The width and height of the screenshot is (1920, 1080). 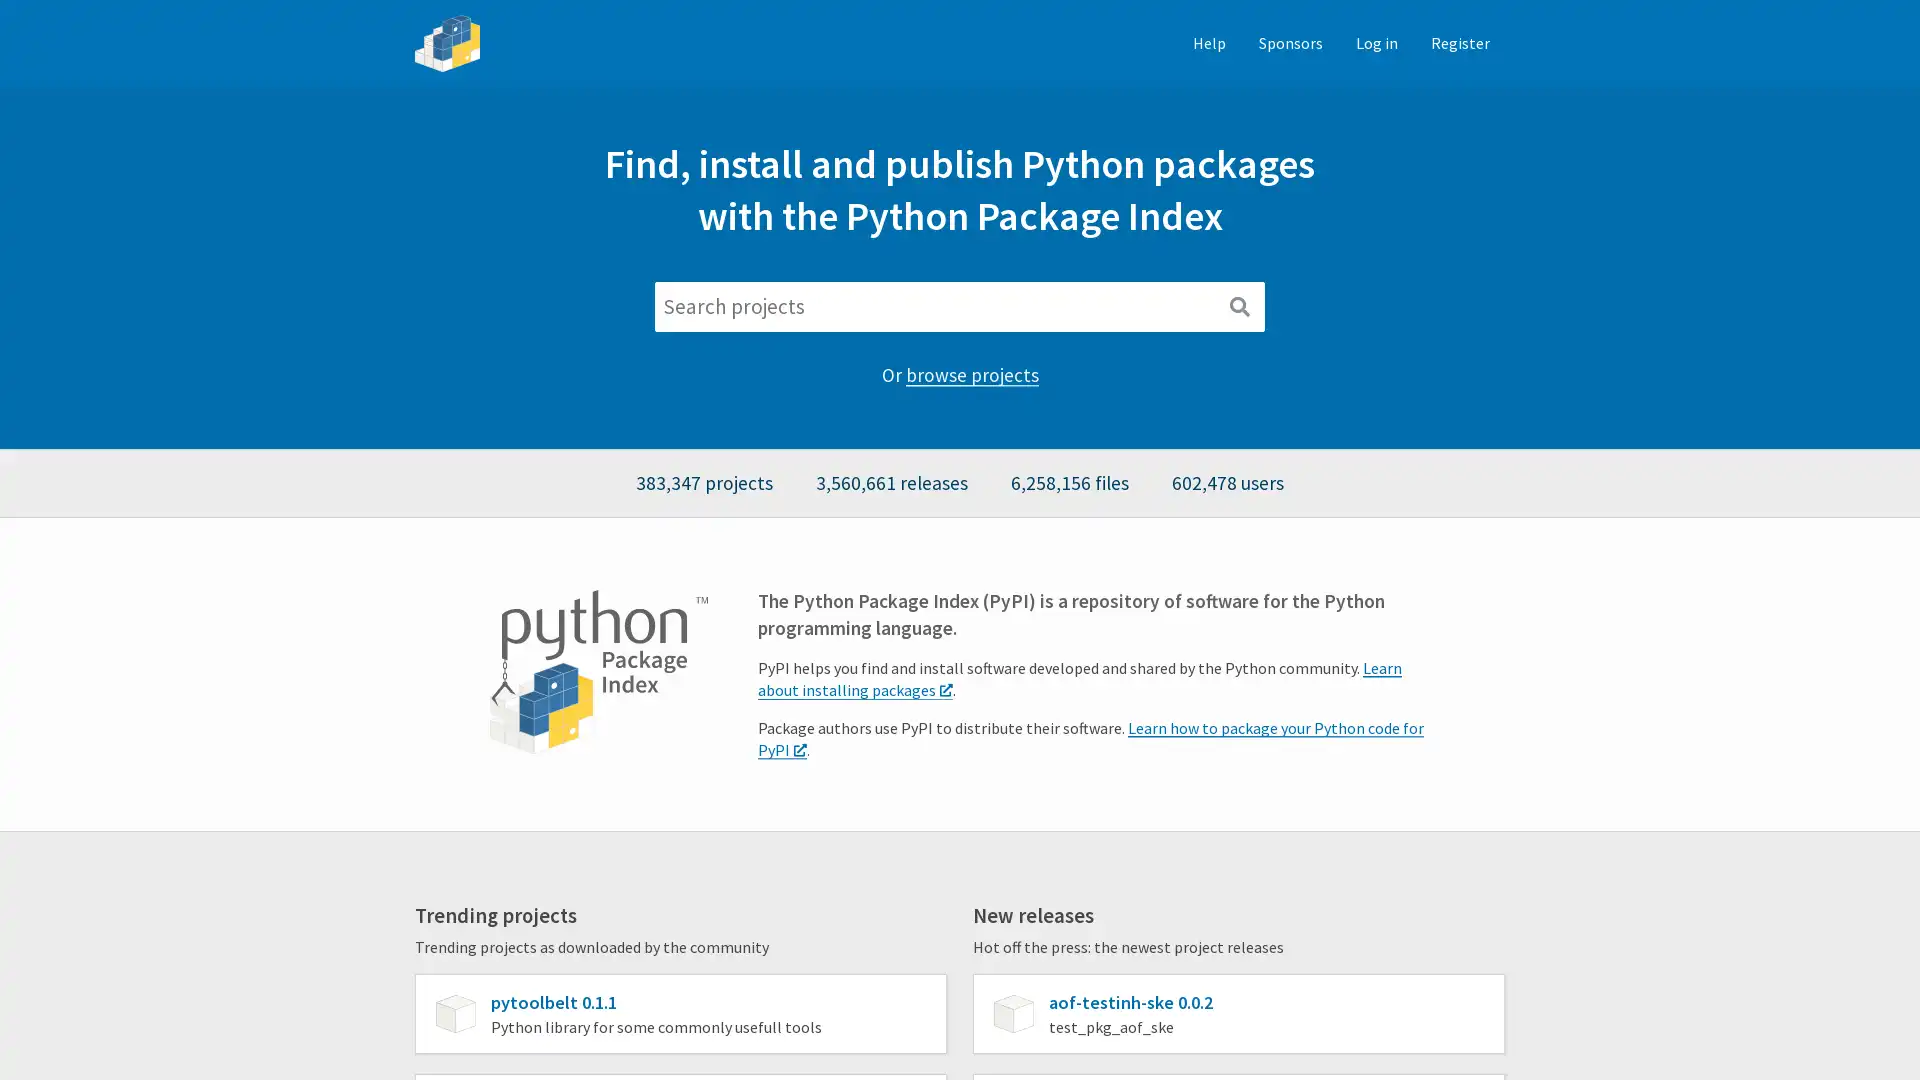 What do you see at coordinates (1238, 307) in the screenshot?
I see `Search` at bounding box center [1238, 307].